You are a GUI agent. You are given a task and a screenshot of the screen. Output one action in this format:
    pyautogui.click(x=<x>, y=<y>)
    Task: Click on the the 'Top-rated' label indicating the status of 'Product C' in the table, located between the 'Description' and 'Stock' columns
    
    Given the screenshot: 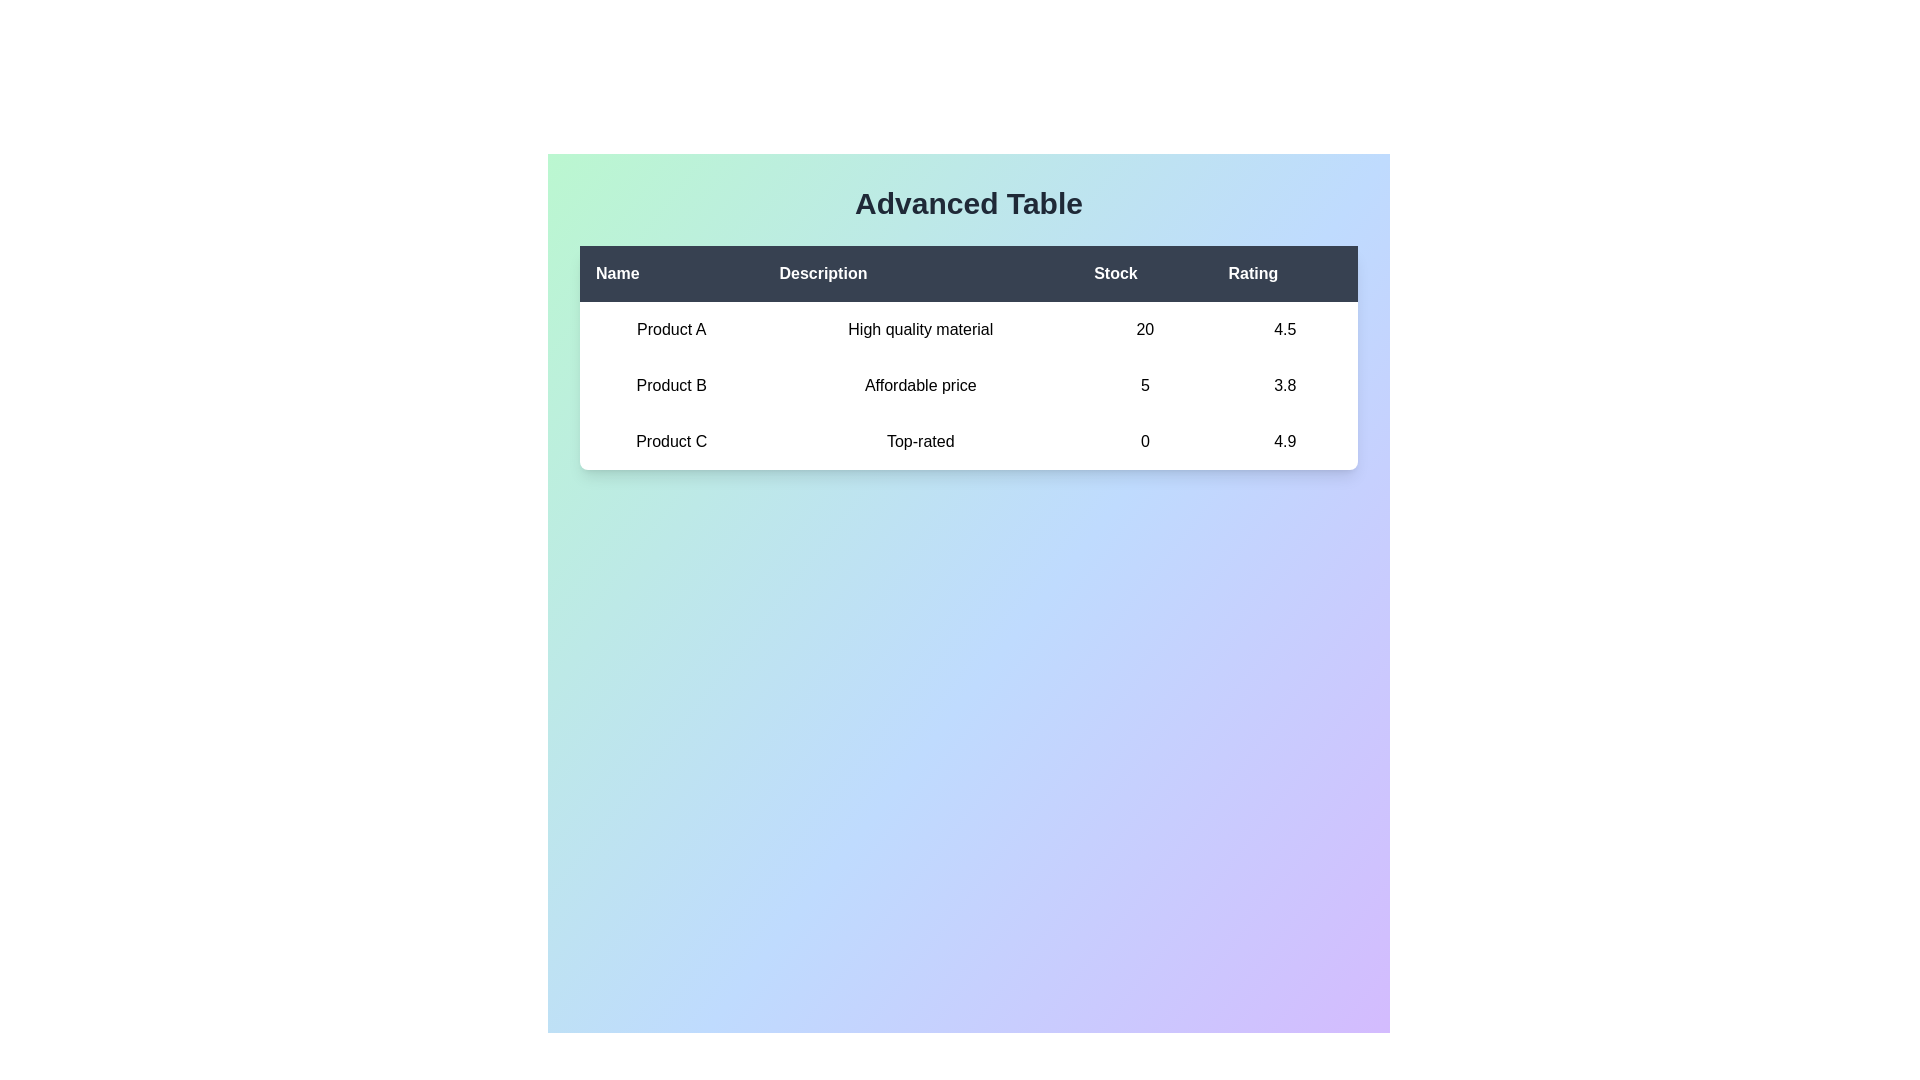 What is the action you would take?
    pyautogui.click(x=919, y=441)
    